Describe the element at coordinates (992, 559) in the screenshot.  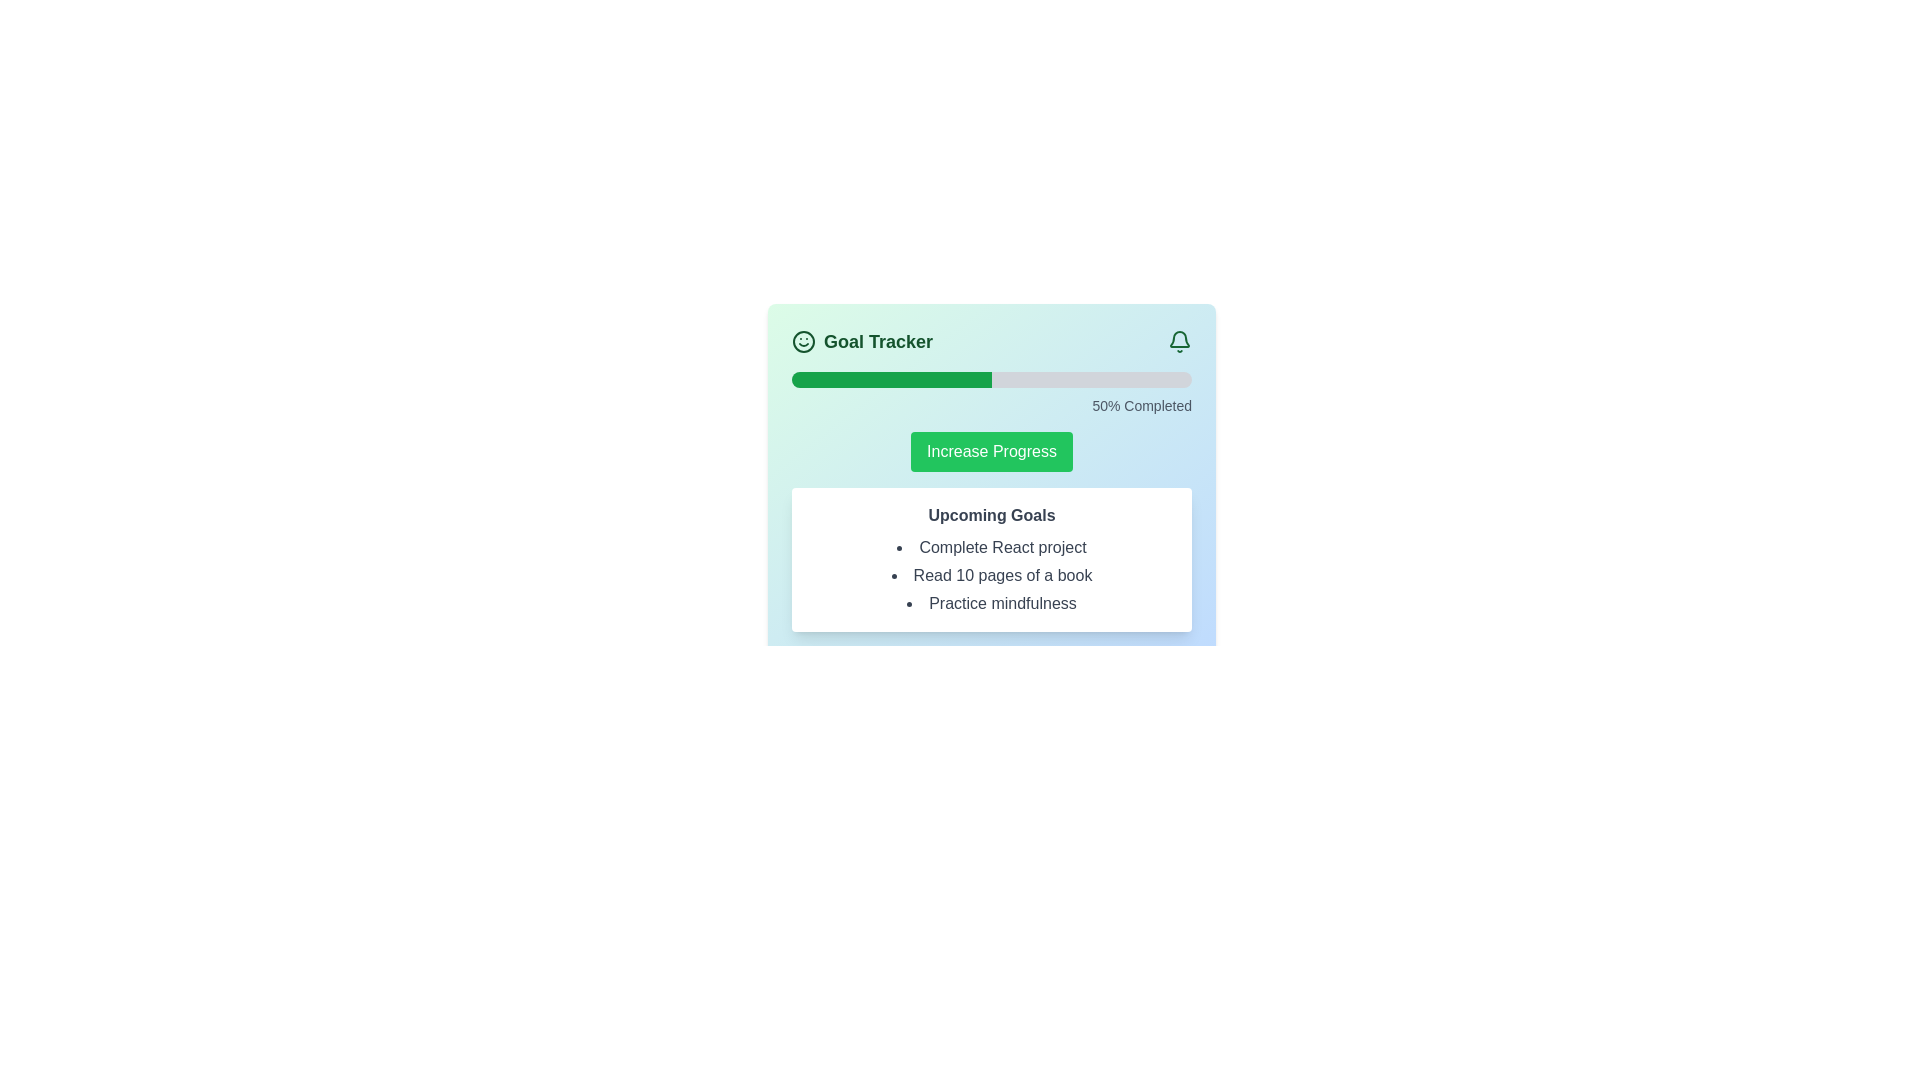
I see `the 'Upcoming Goals' section with a white background and shadow effect` at that location.